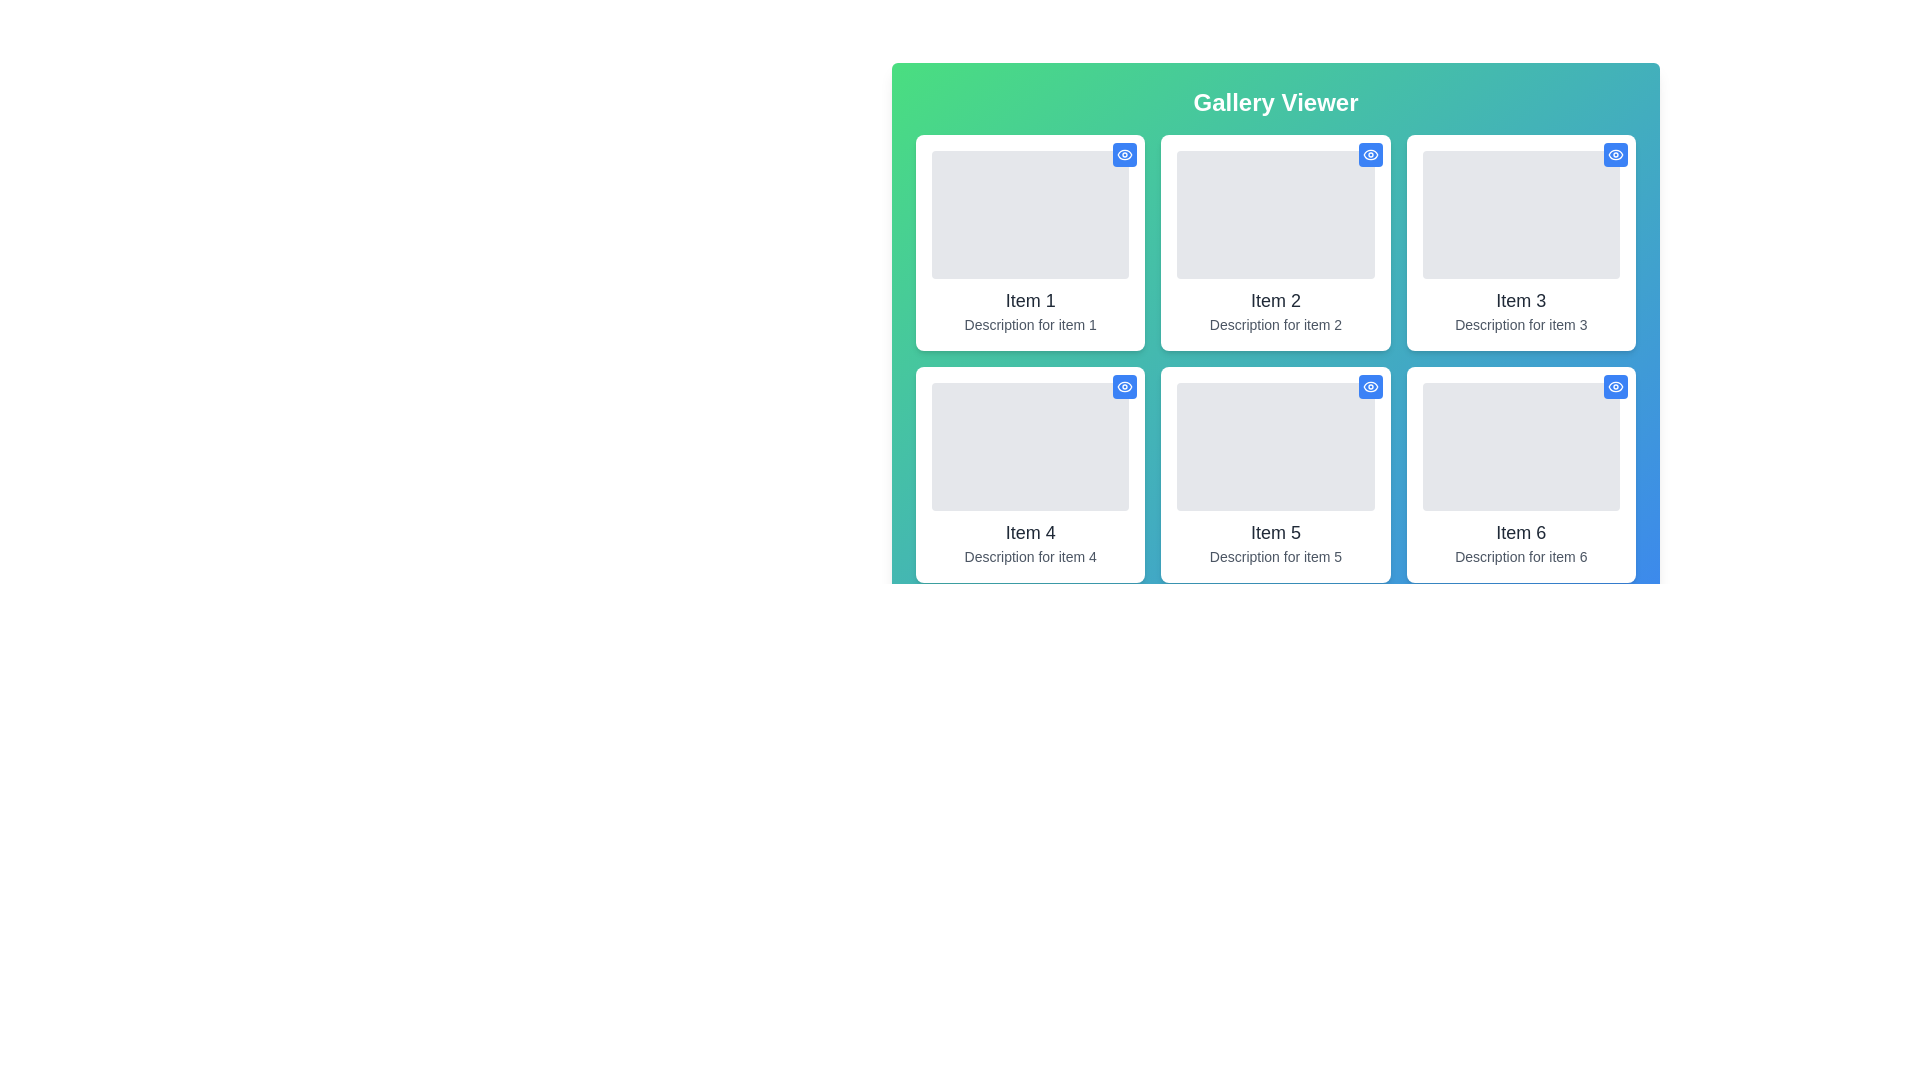 The width and height of the screenshot is (1920, 1080). Describe the element at coordinates (1369, 386) in the screenshot. I see `the eye icon located in the top-right corner of the fifth card in the gallery viewer interface` at that location.